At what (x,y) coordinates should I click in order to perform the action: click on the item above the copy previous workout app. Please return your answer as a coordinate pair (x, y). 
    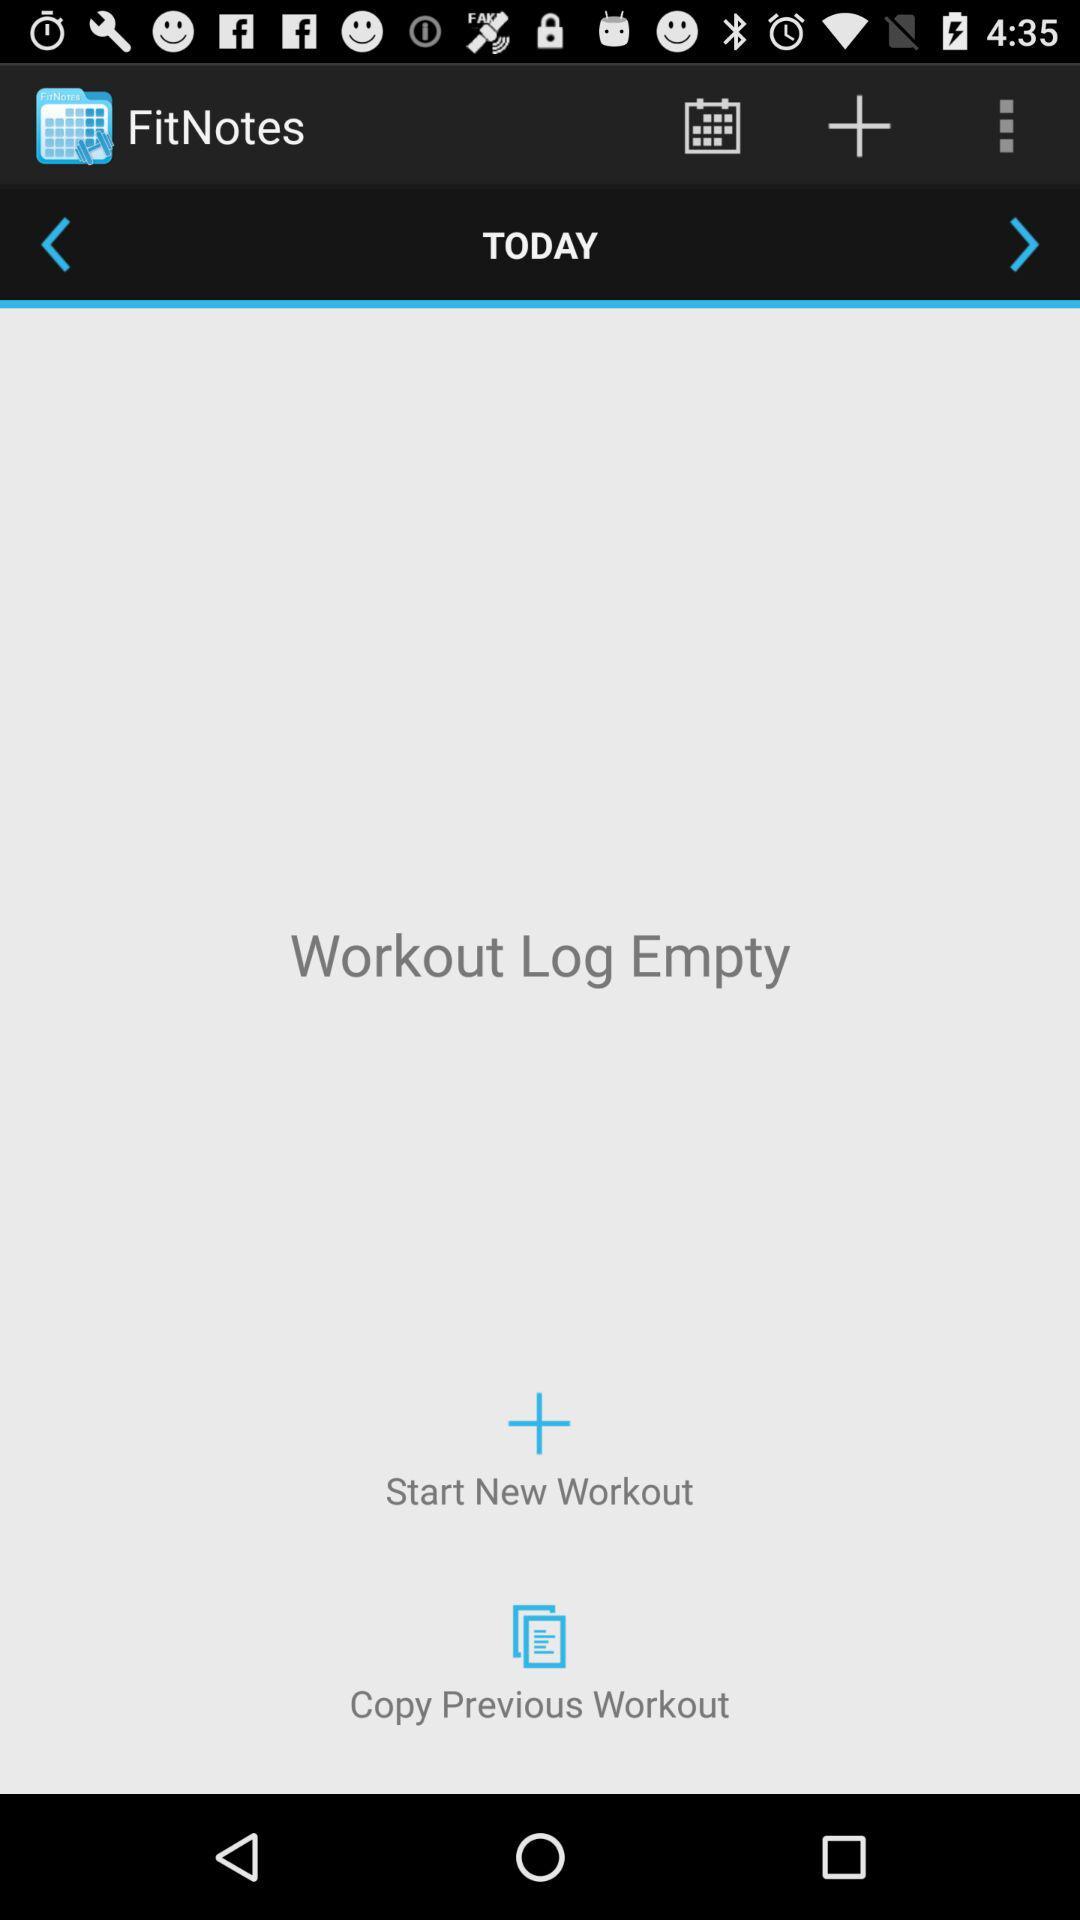
    Looking at the image, I should click on (538, 1448).